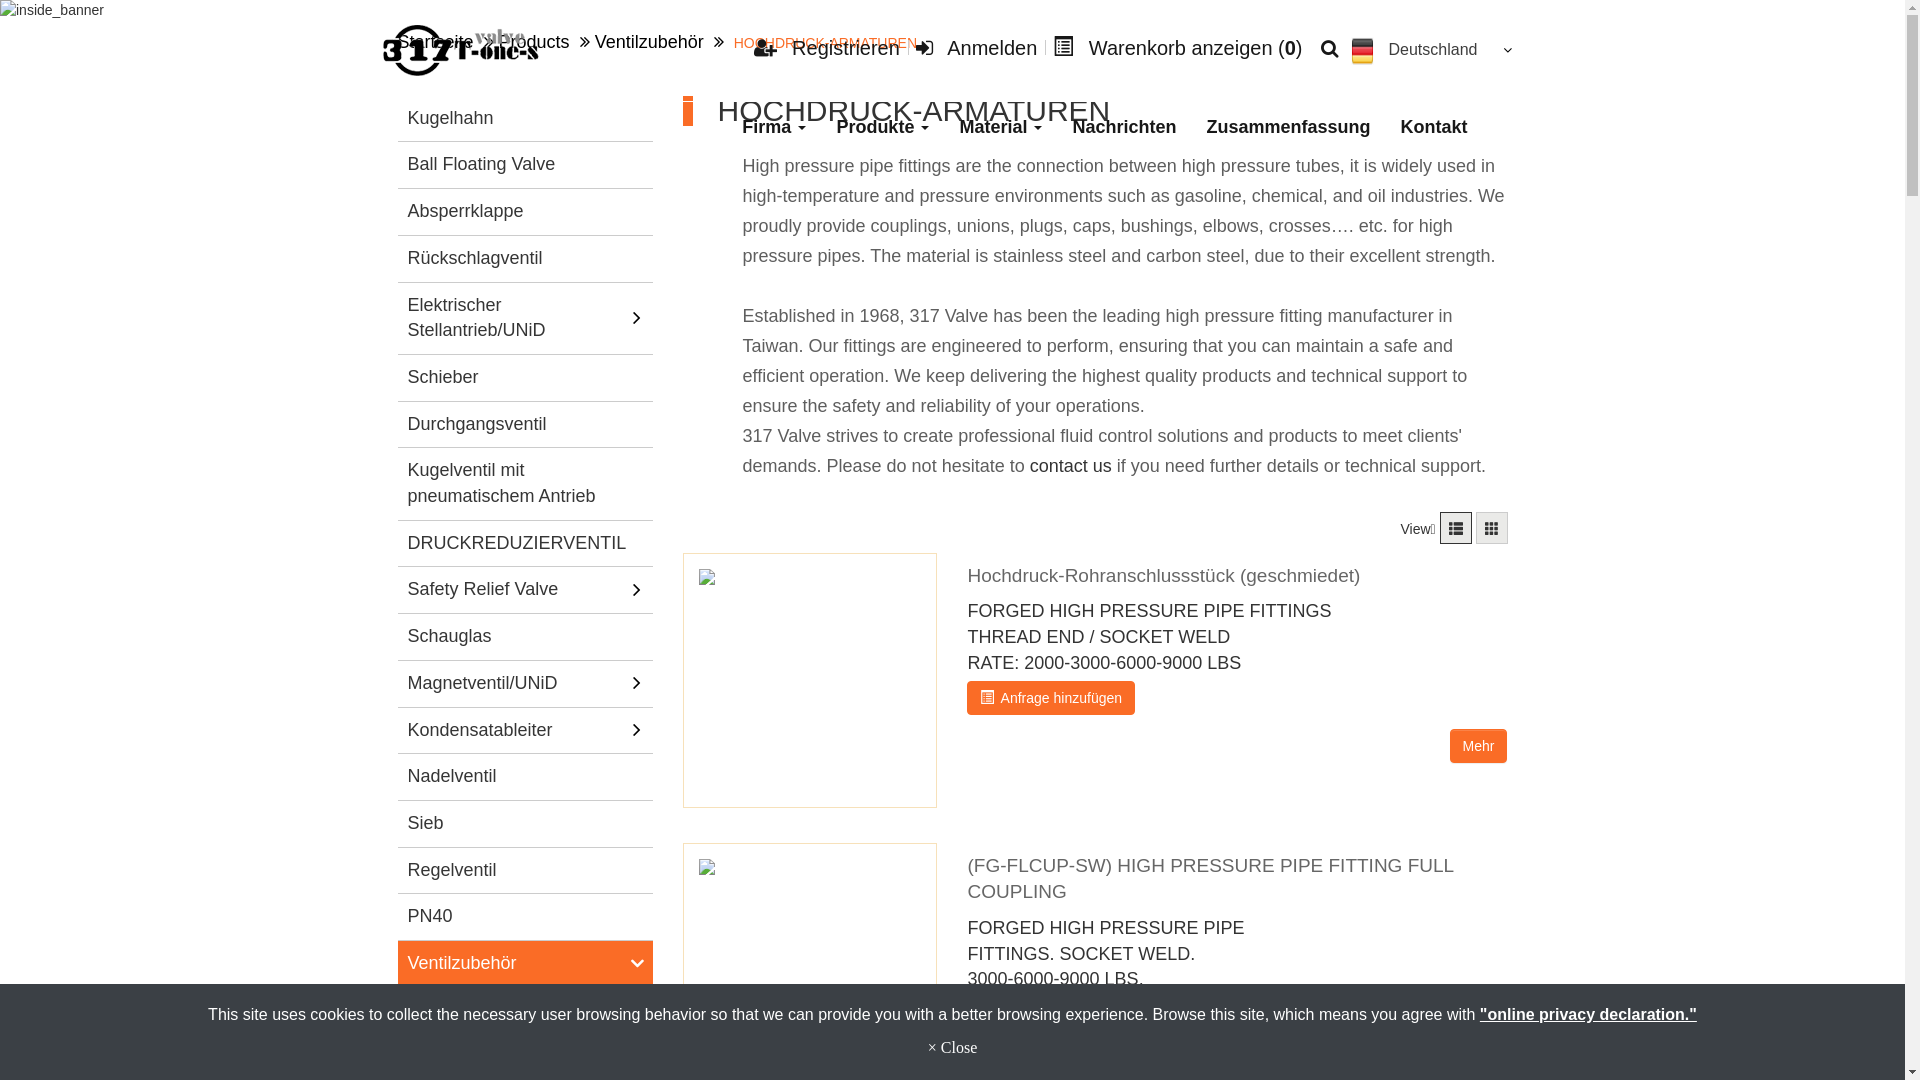 The image size is (1920, 1080). Describe the element at coordinates (1177, 45) in the screenshot. I see `'Warenkorb anzeigen (0)'` at that location.